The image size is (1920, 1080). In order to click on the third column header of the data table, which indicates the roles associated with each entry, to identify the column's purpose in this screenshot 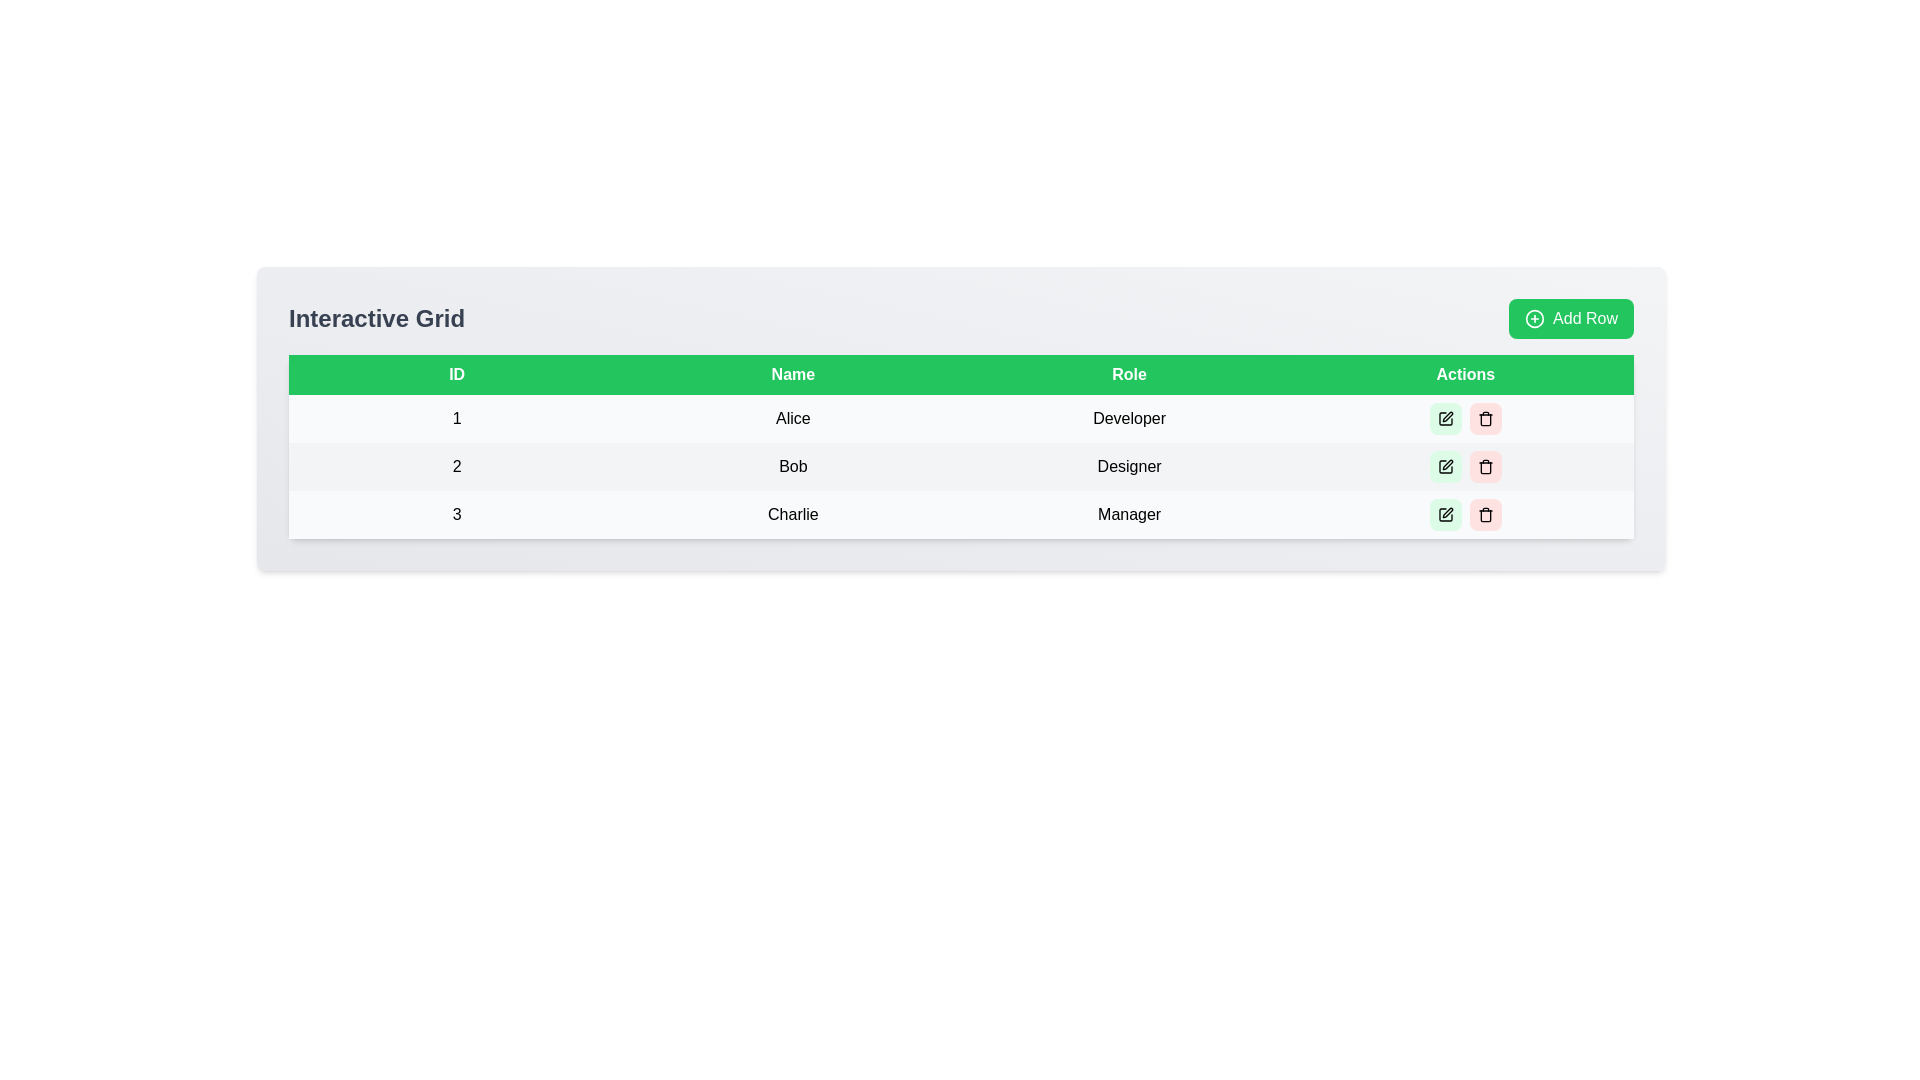, I will do `click(1128, 374)`.